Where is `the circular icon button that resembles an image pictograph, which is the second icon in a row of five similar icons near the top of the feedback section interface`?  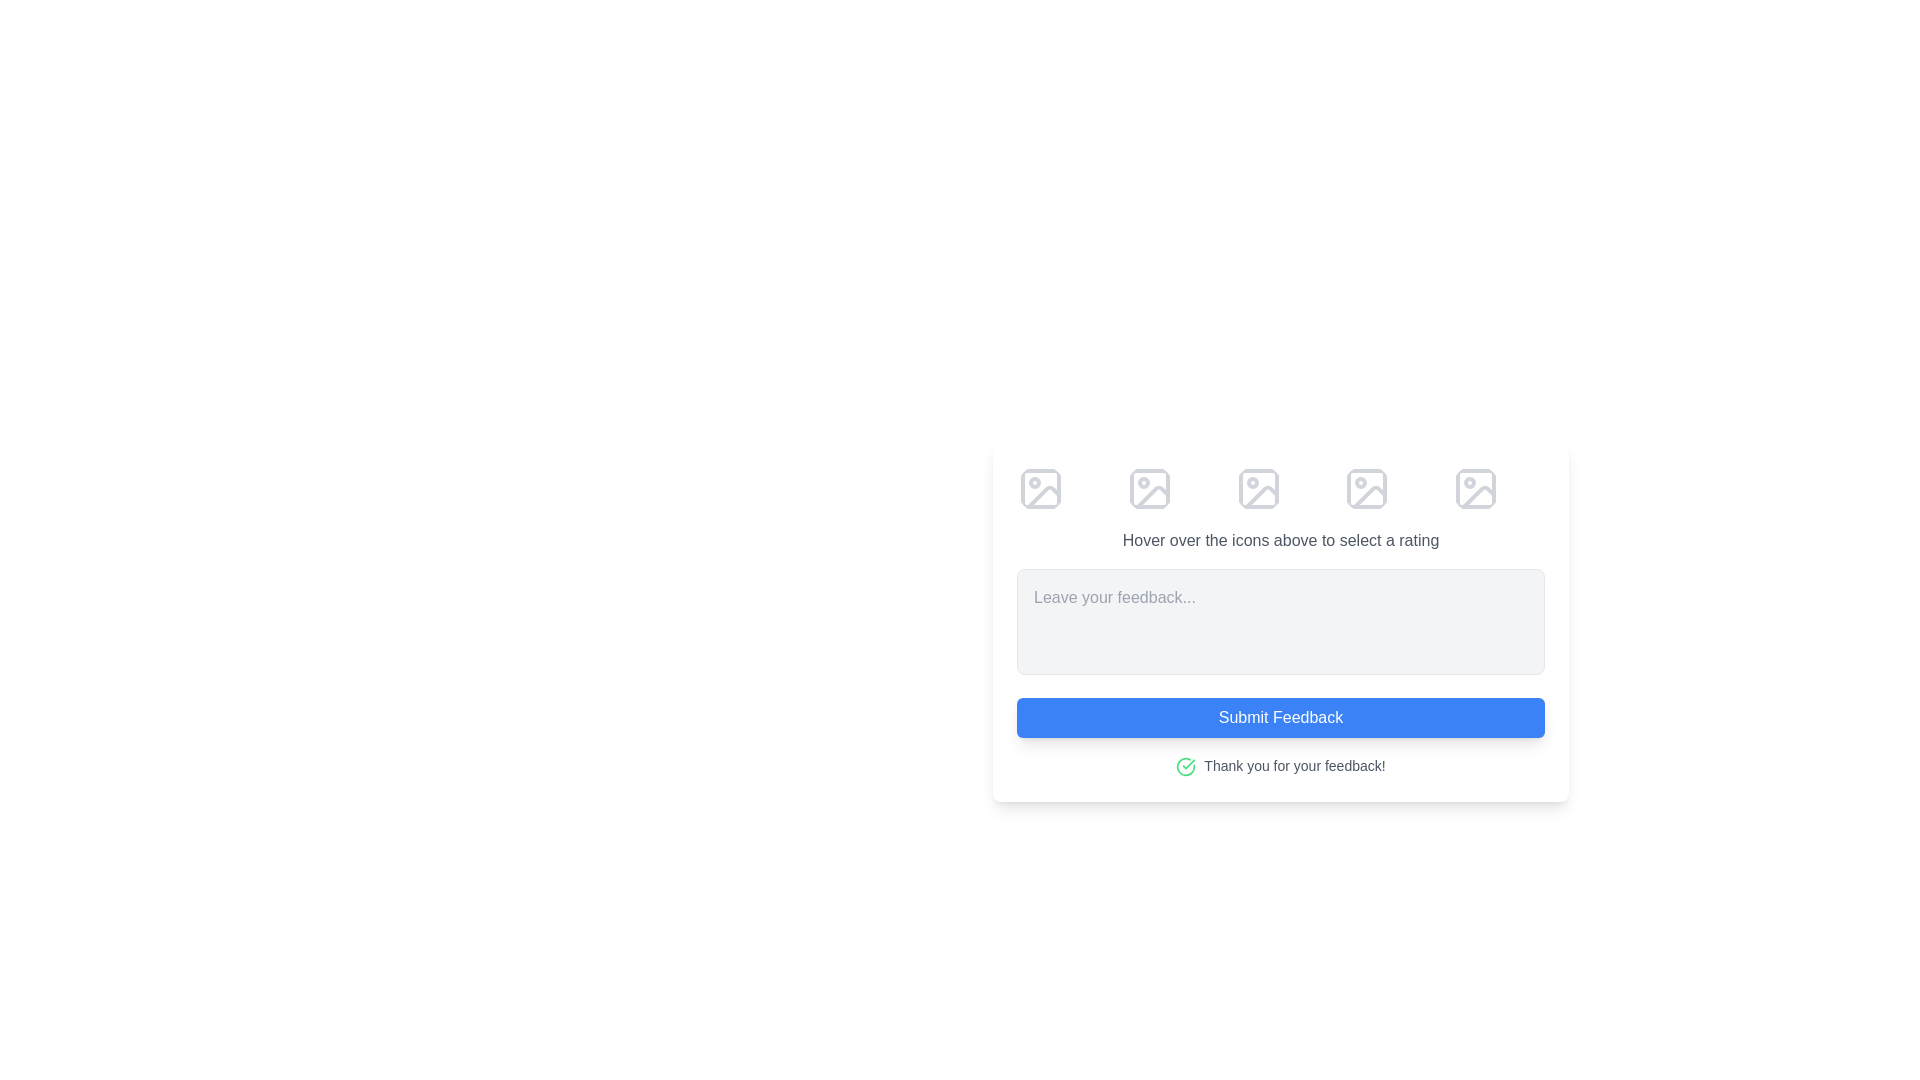
the circular icon button that resembles an image pictograph, which is the second icon in a row of five similar icons near the top of the feedback section interface is located at coordinates (1149, 489).